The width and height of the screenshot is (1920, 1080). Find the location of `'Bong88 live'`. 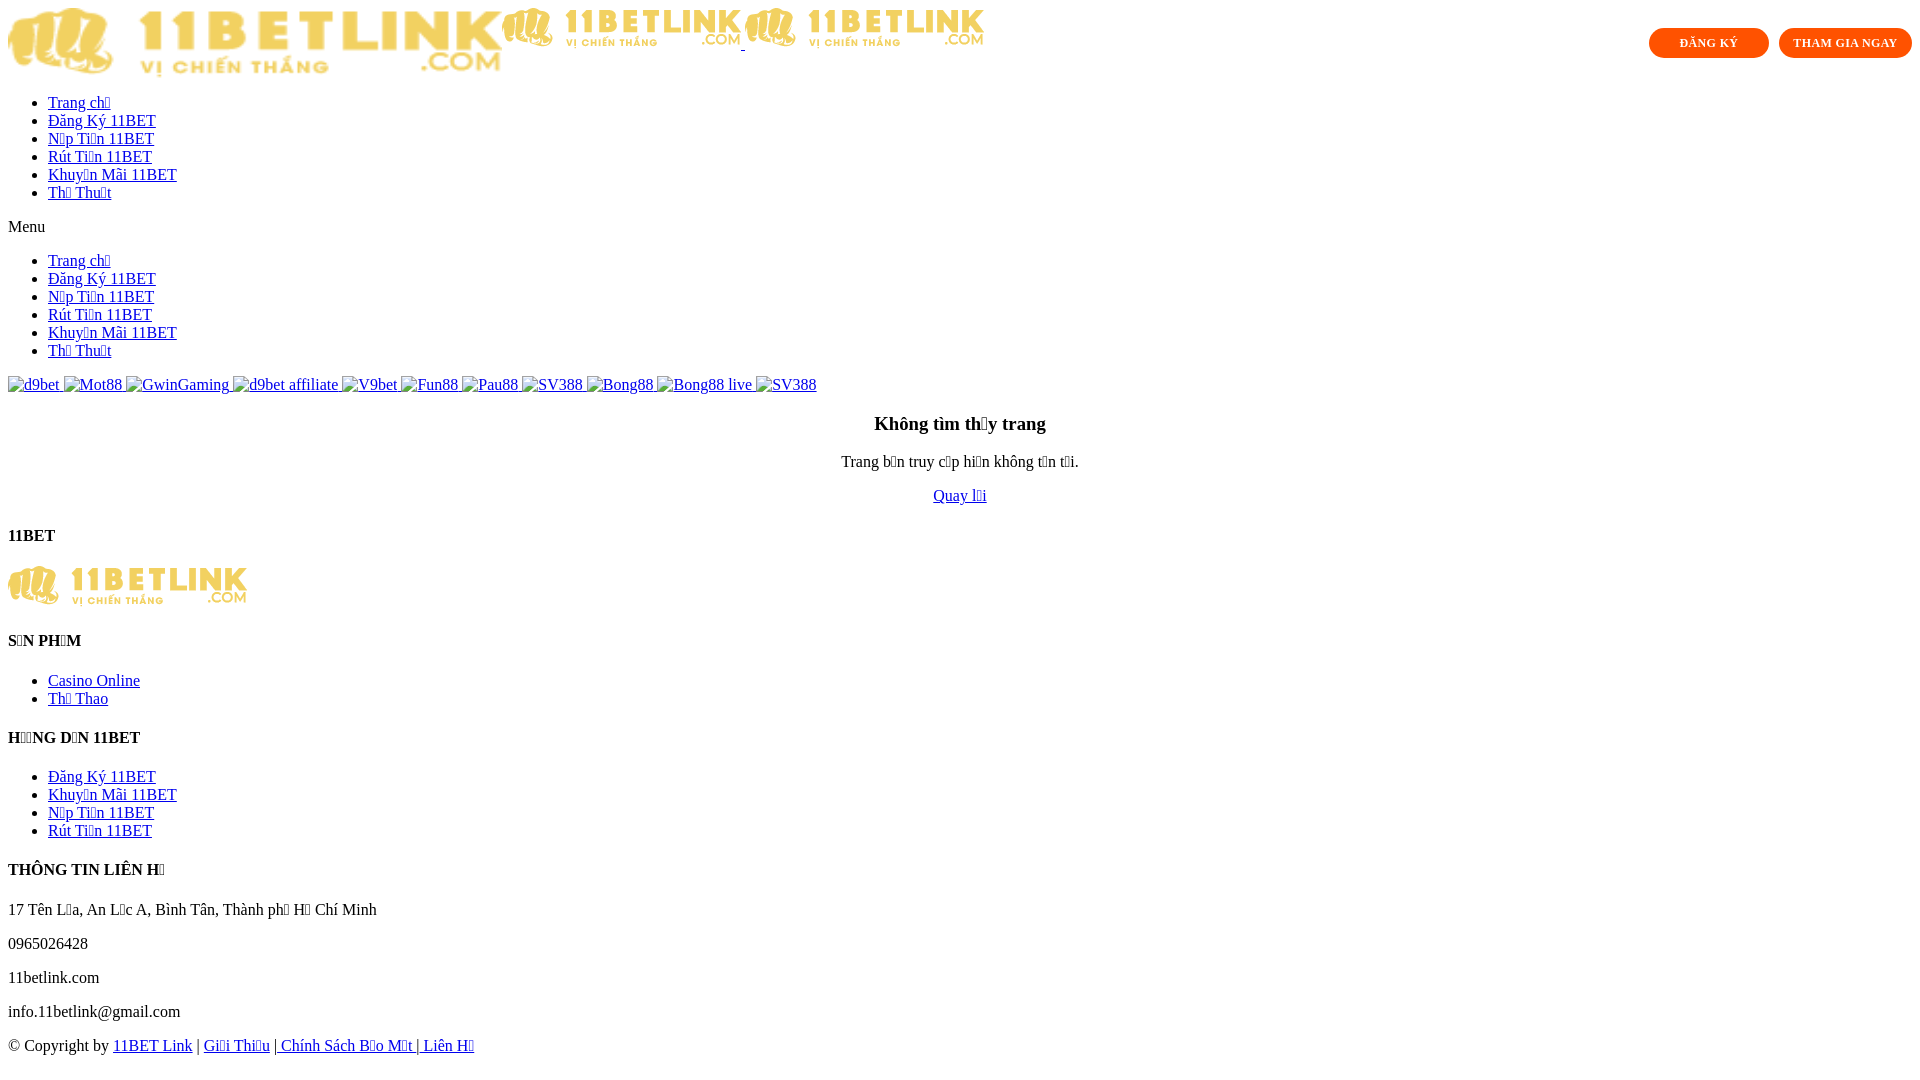

'Bong88 live' is located at coordinates (706, 384).